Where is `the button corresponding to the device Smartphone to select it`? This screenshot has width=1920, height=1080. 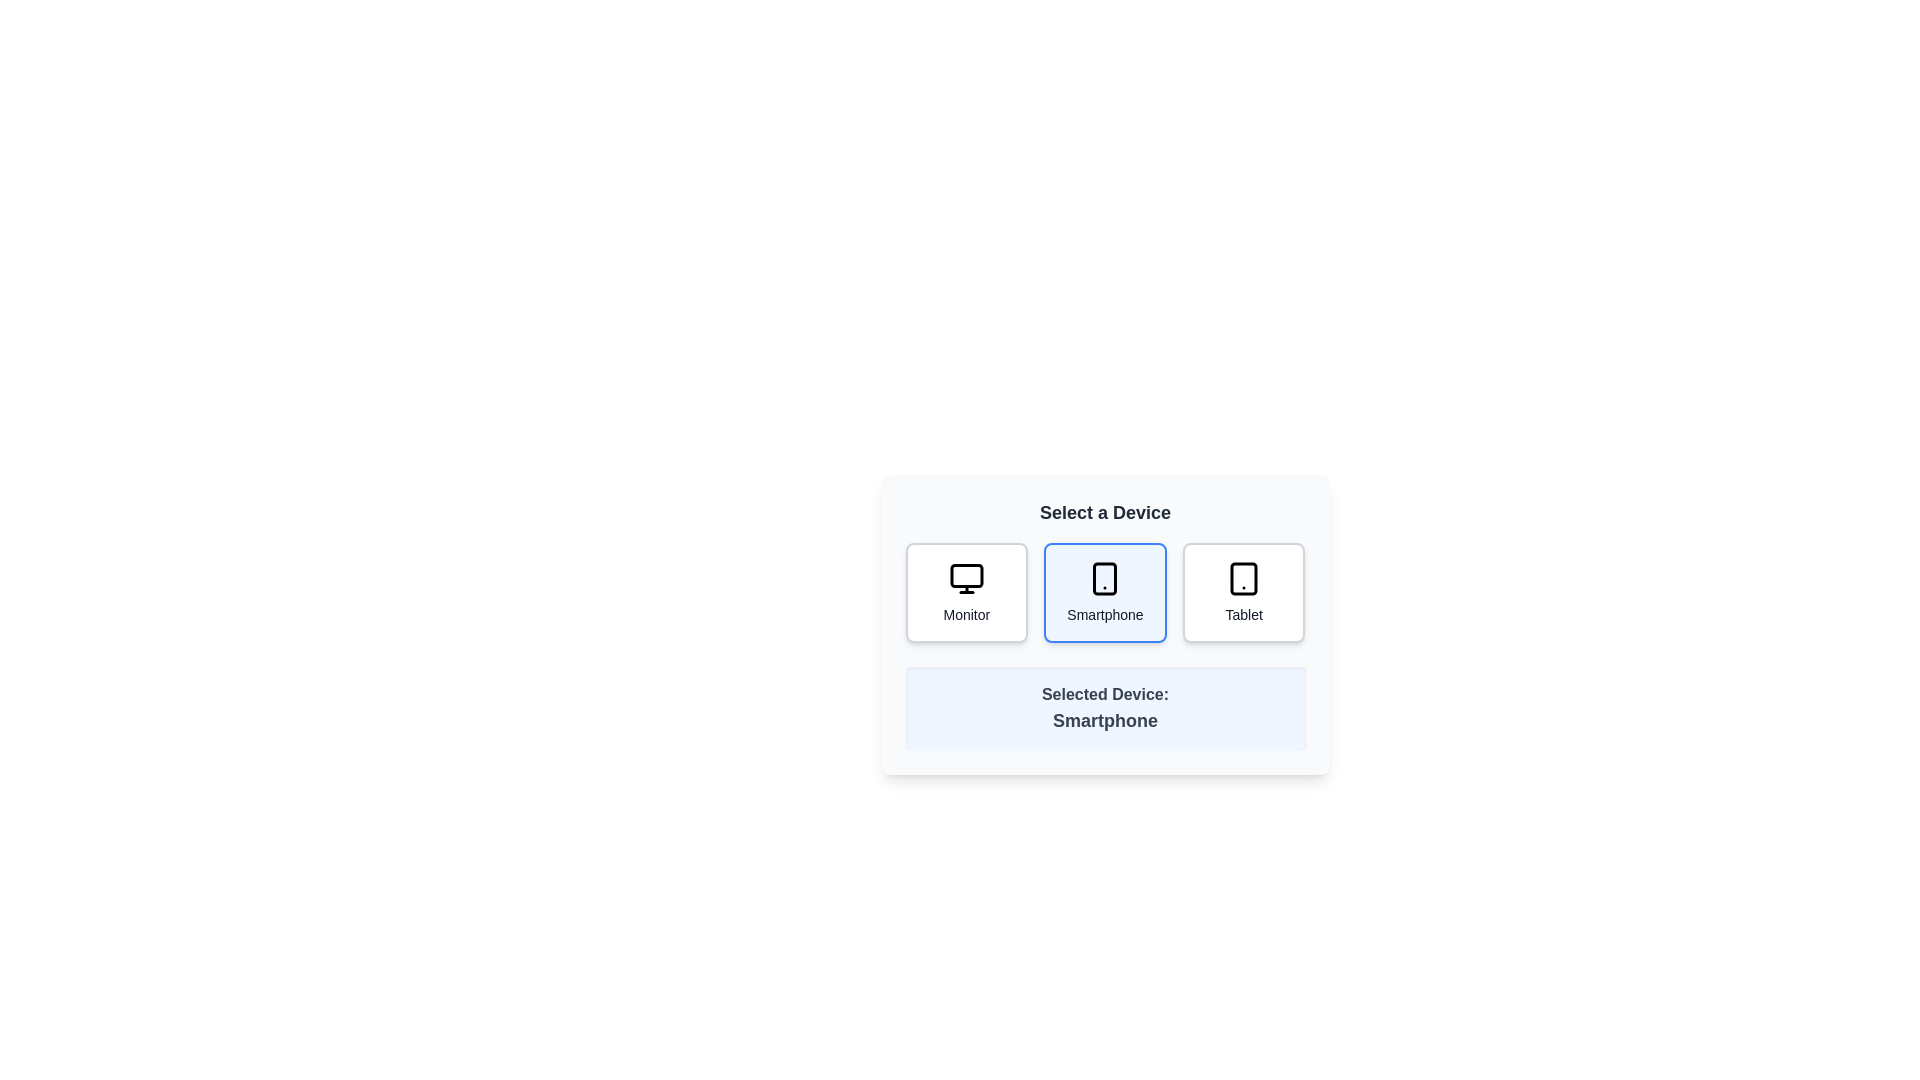
the button corresponding to the device Smartphone to select it is located at coordinates (1104, 592).